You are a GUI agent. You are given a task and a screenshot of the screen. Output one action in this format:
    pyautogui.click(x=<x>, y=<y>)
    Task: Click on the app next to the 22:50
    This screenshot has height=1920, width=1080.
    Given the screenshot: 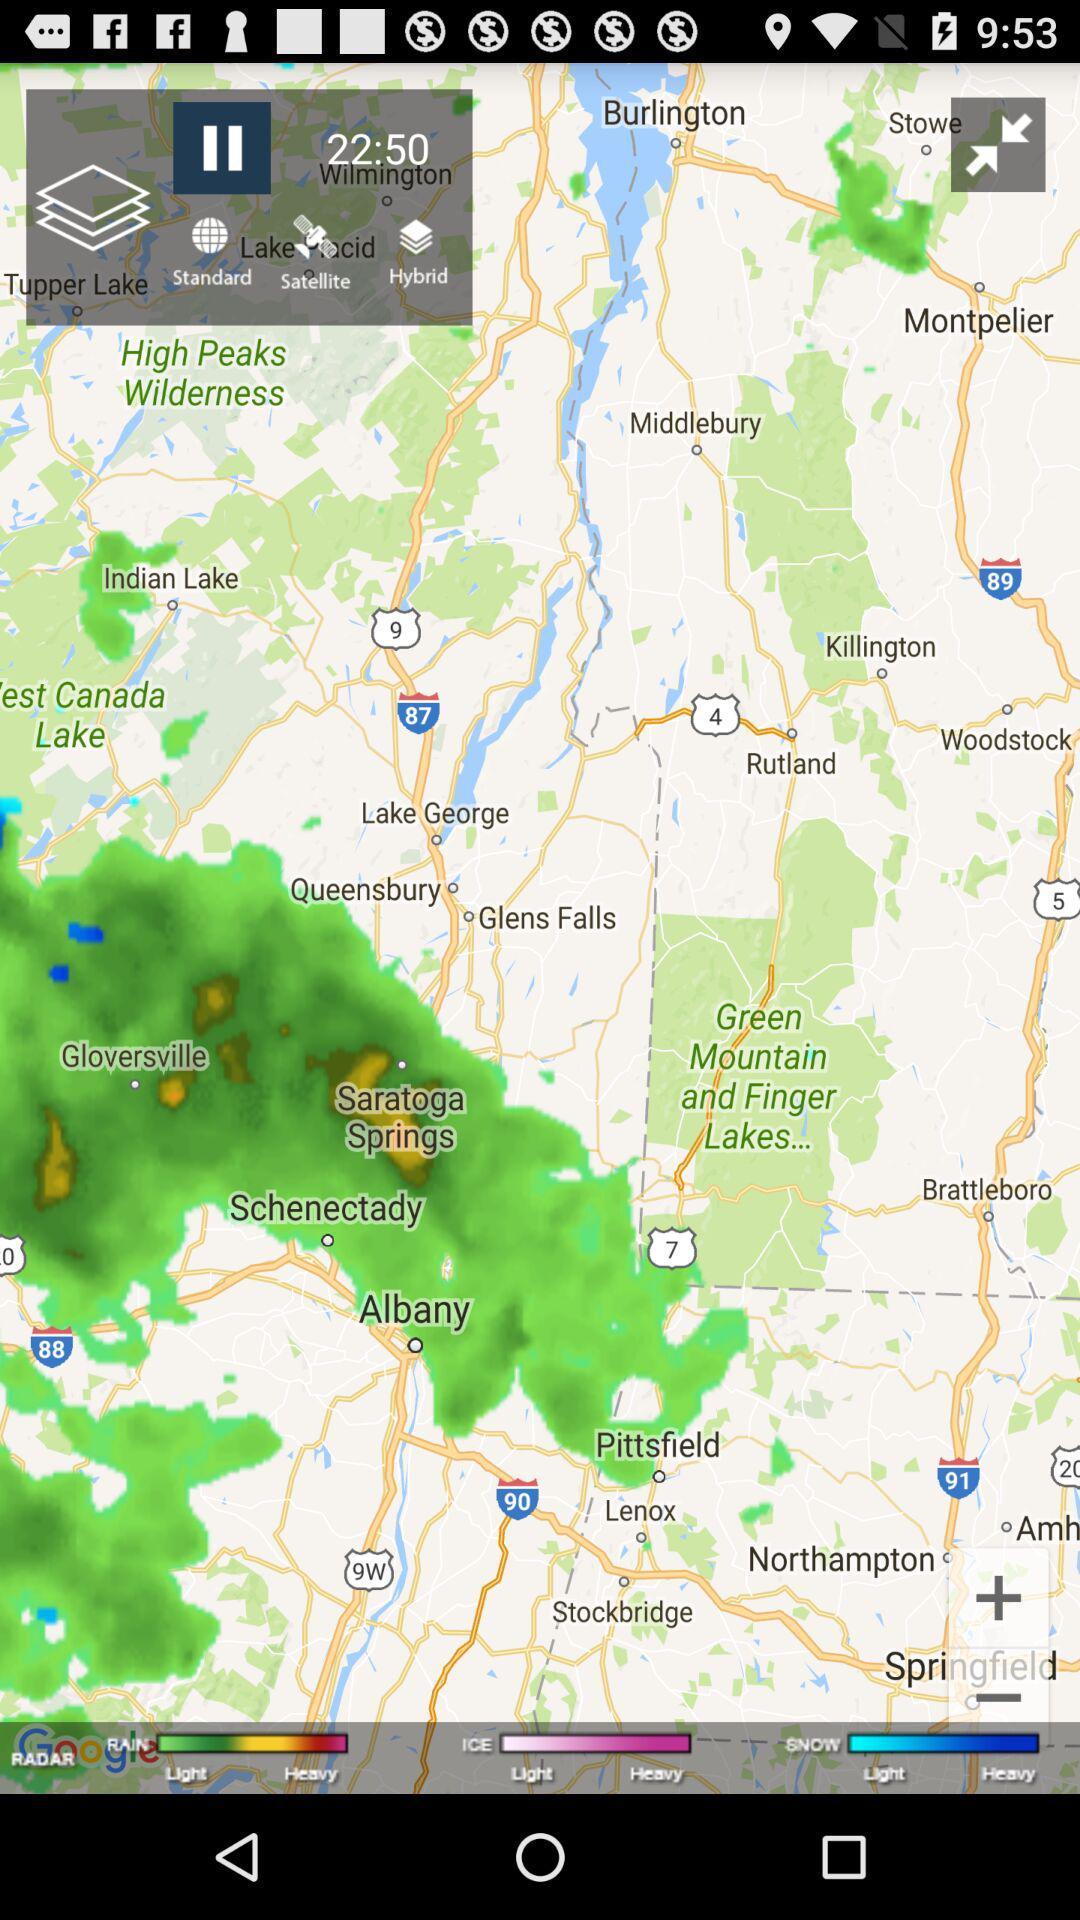 What is the action you would take?
    pyautogui.click(x=998, y=143)
    